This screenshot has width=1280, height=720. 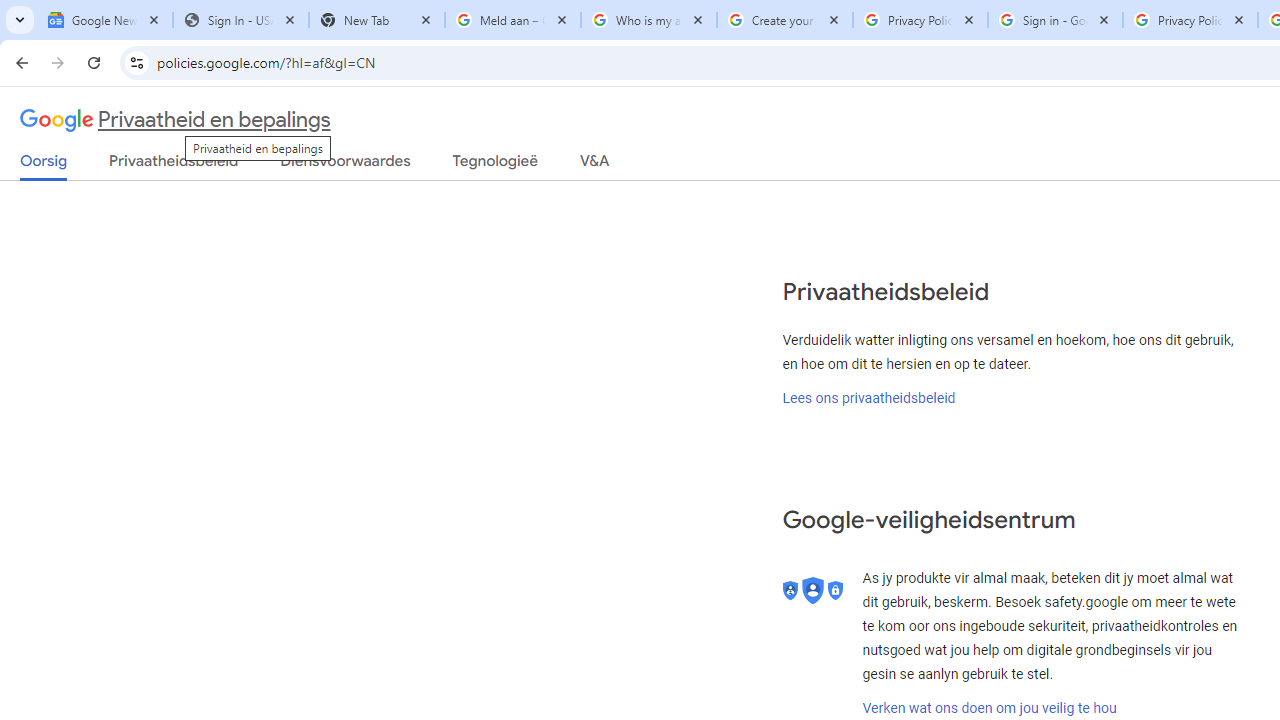 I want to click on 'Privaatheid en bepalings', so click(x=176, y=120).